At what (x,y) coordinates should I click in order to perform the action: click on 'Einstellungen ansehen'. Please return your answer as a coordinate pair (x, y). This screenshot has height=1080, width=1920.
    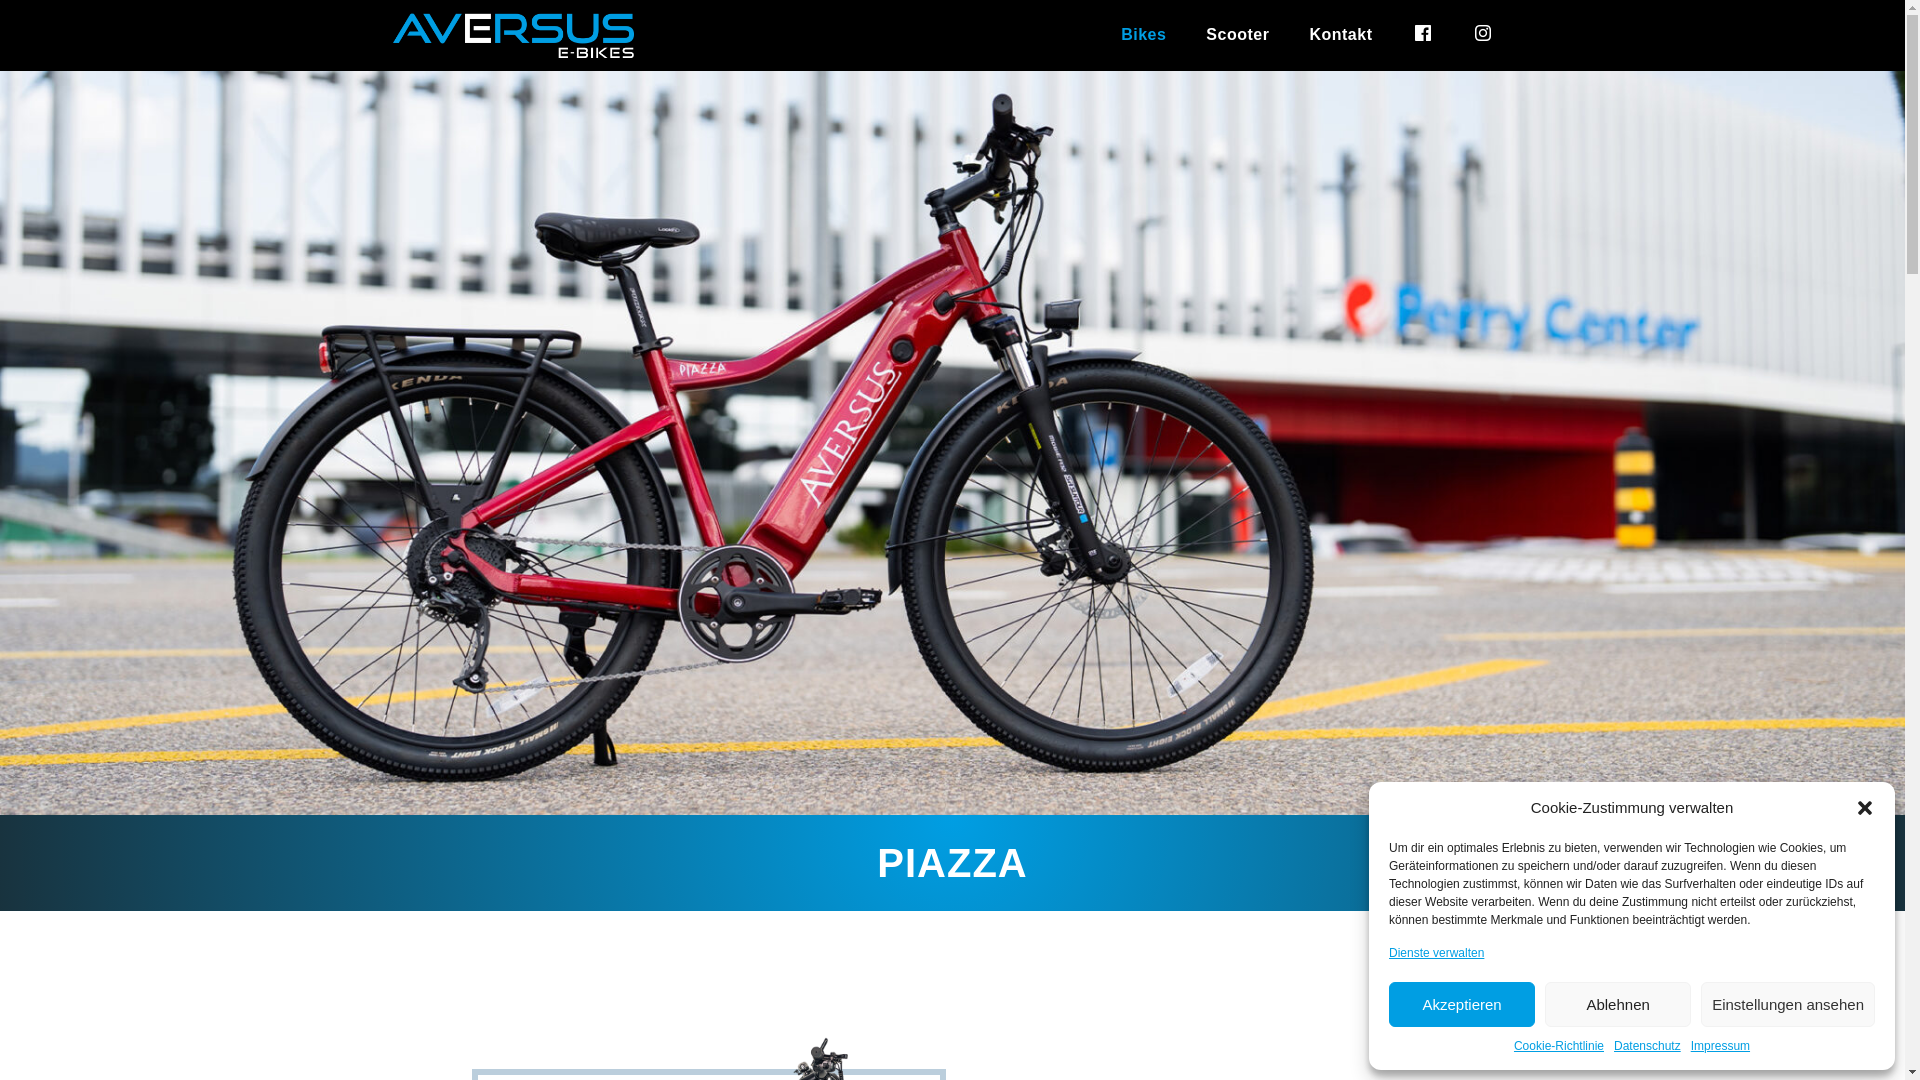
    Looking at the image, I should click on (1788, 1004).